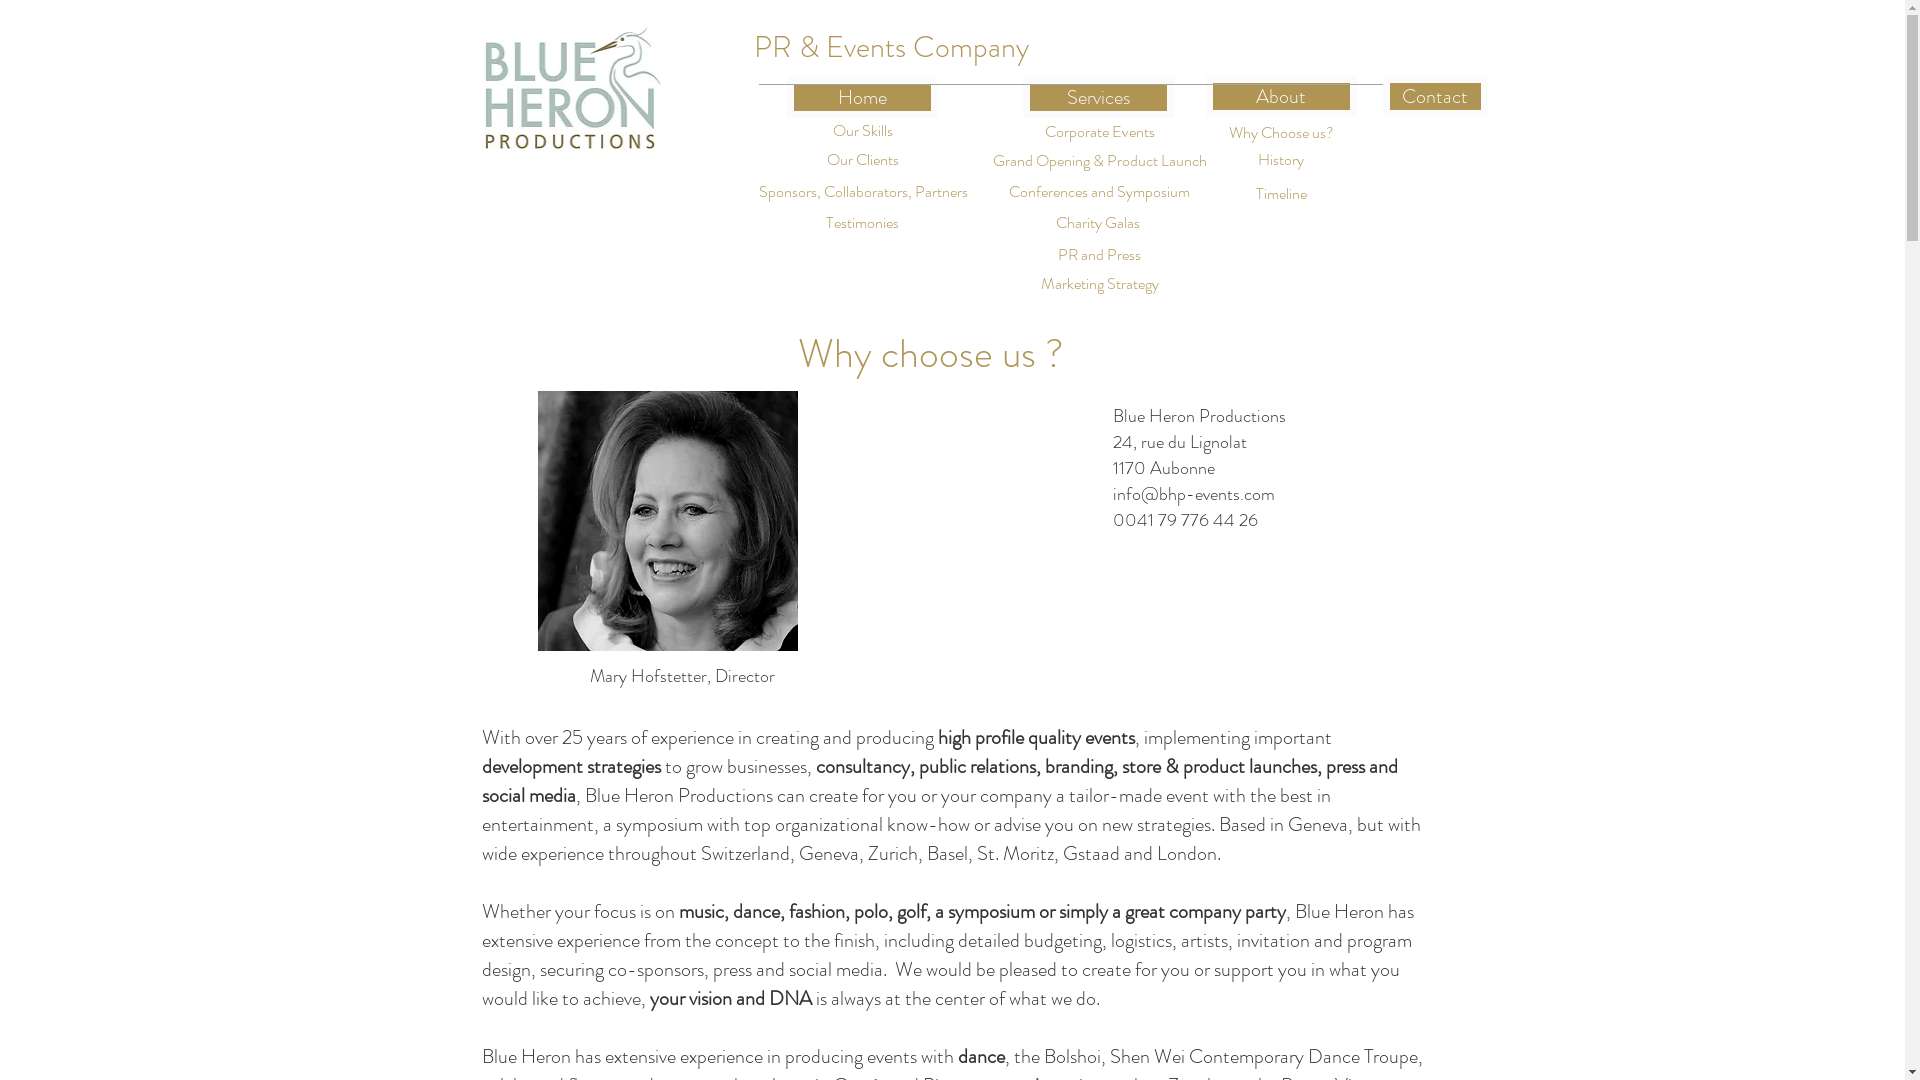 The width and height of the screenshot is (1920, 1080). I want to click on 'Wix Language Menu', so click(1316, 45).